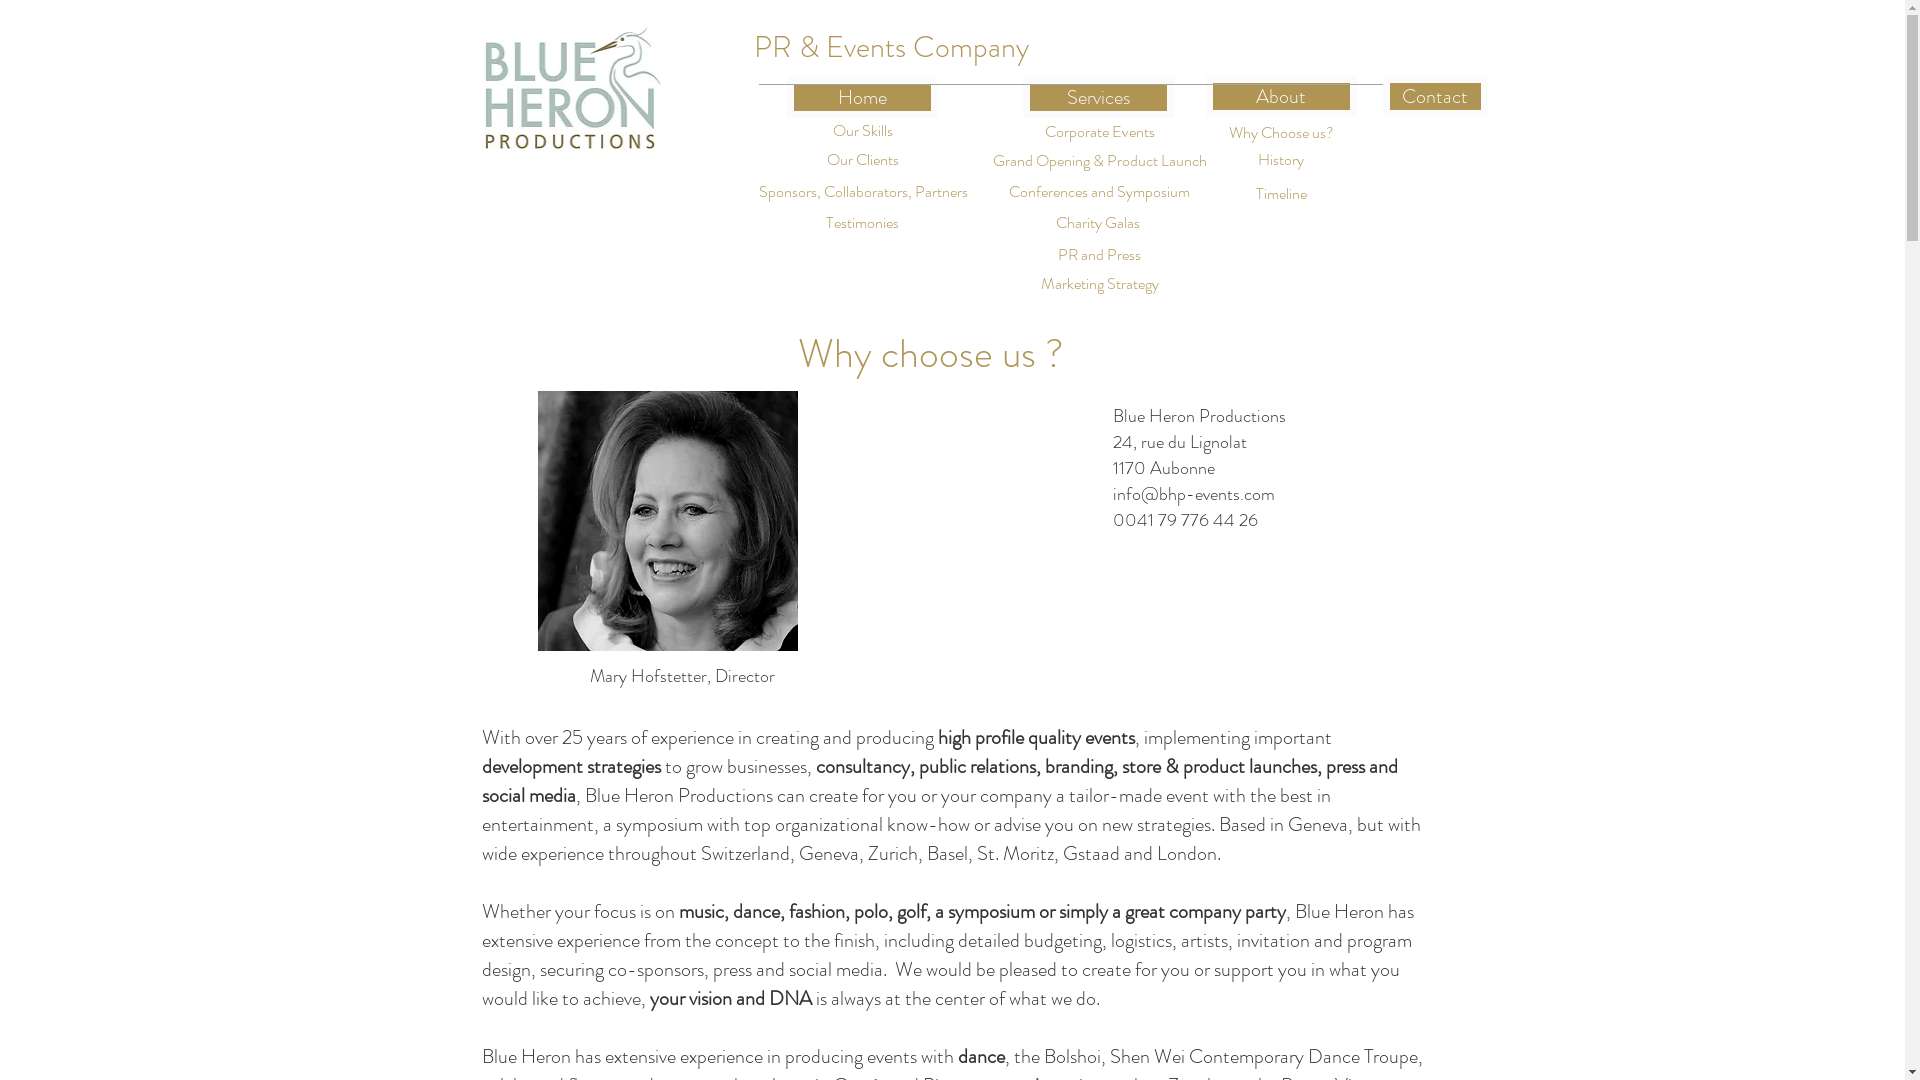 The width and height of the screenshot is (1920, 1080). I want to click on 'Wix Language Menu', so click(1316, 45).